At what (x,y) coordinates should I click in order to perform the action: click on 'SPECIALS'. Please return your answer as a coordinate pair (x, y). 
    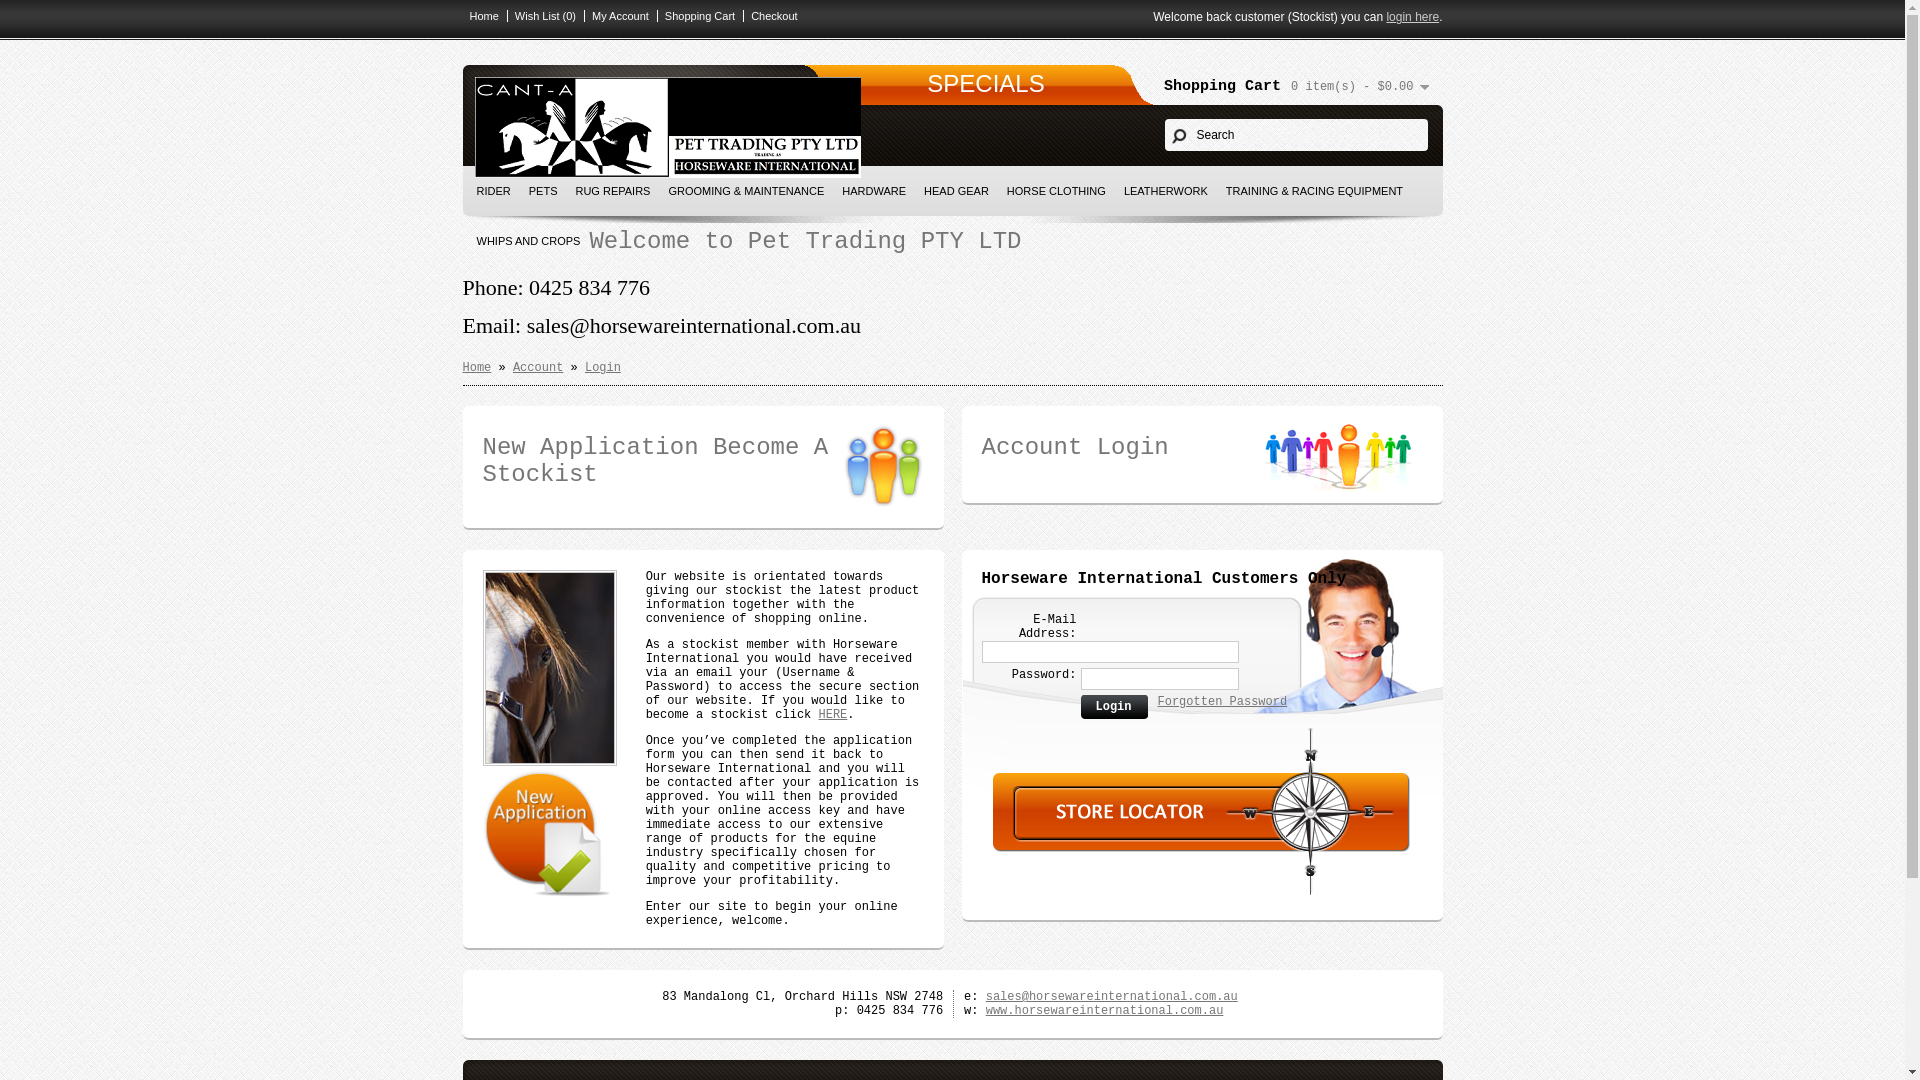
    Looking at the image, I should click on (985, 83).